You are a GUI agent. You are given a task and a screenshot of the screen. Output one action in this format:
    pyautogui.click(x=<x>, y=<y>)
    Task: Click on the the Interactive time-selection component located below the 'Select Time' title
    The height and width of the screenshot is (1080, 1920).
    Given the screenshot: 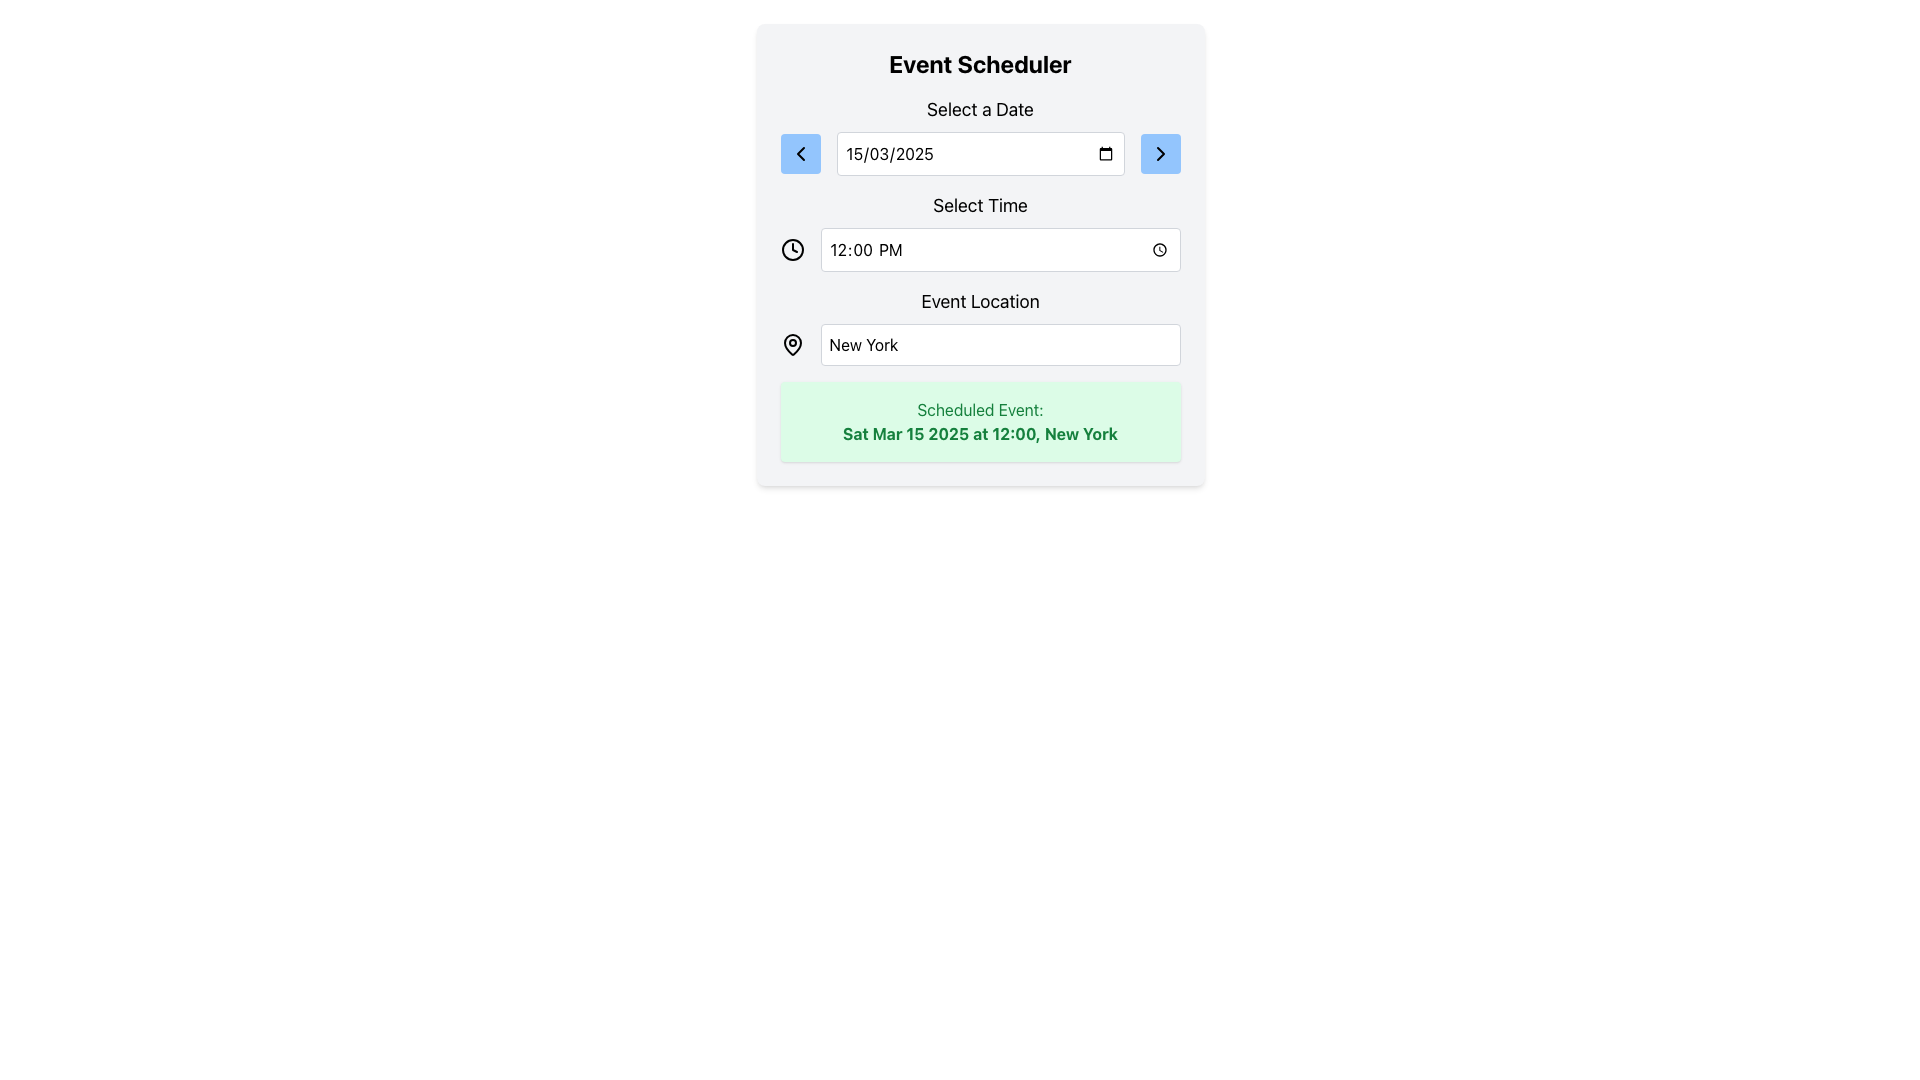 What is the action you would take?
    pyautogui.click(x=980, y=249)
    